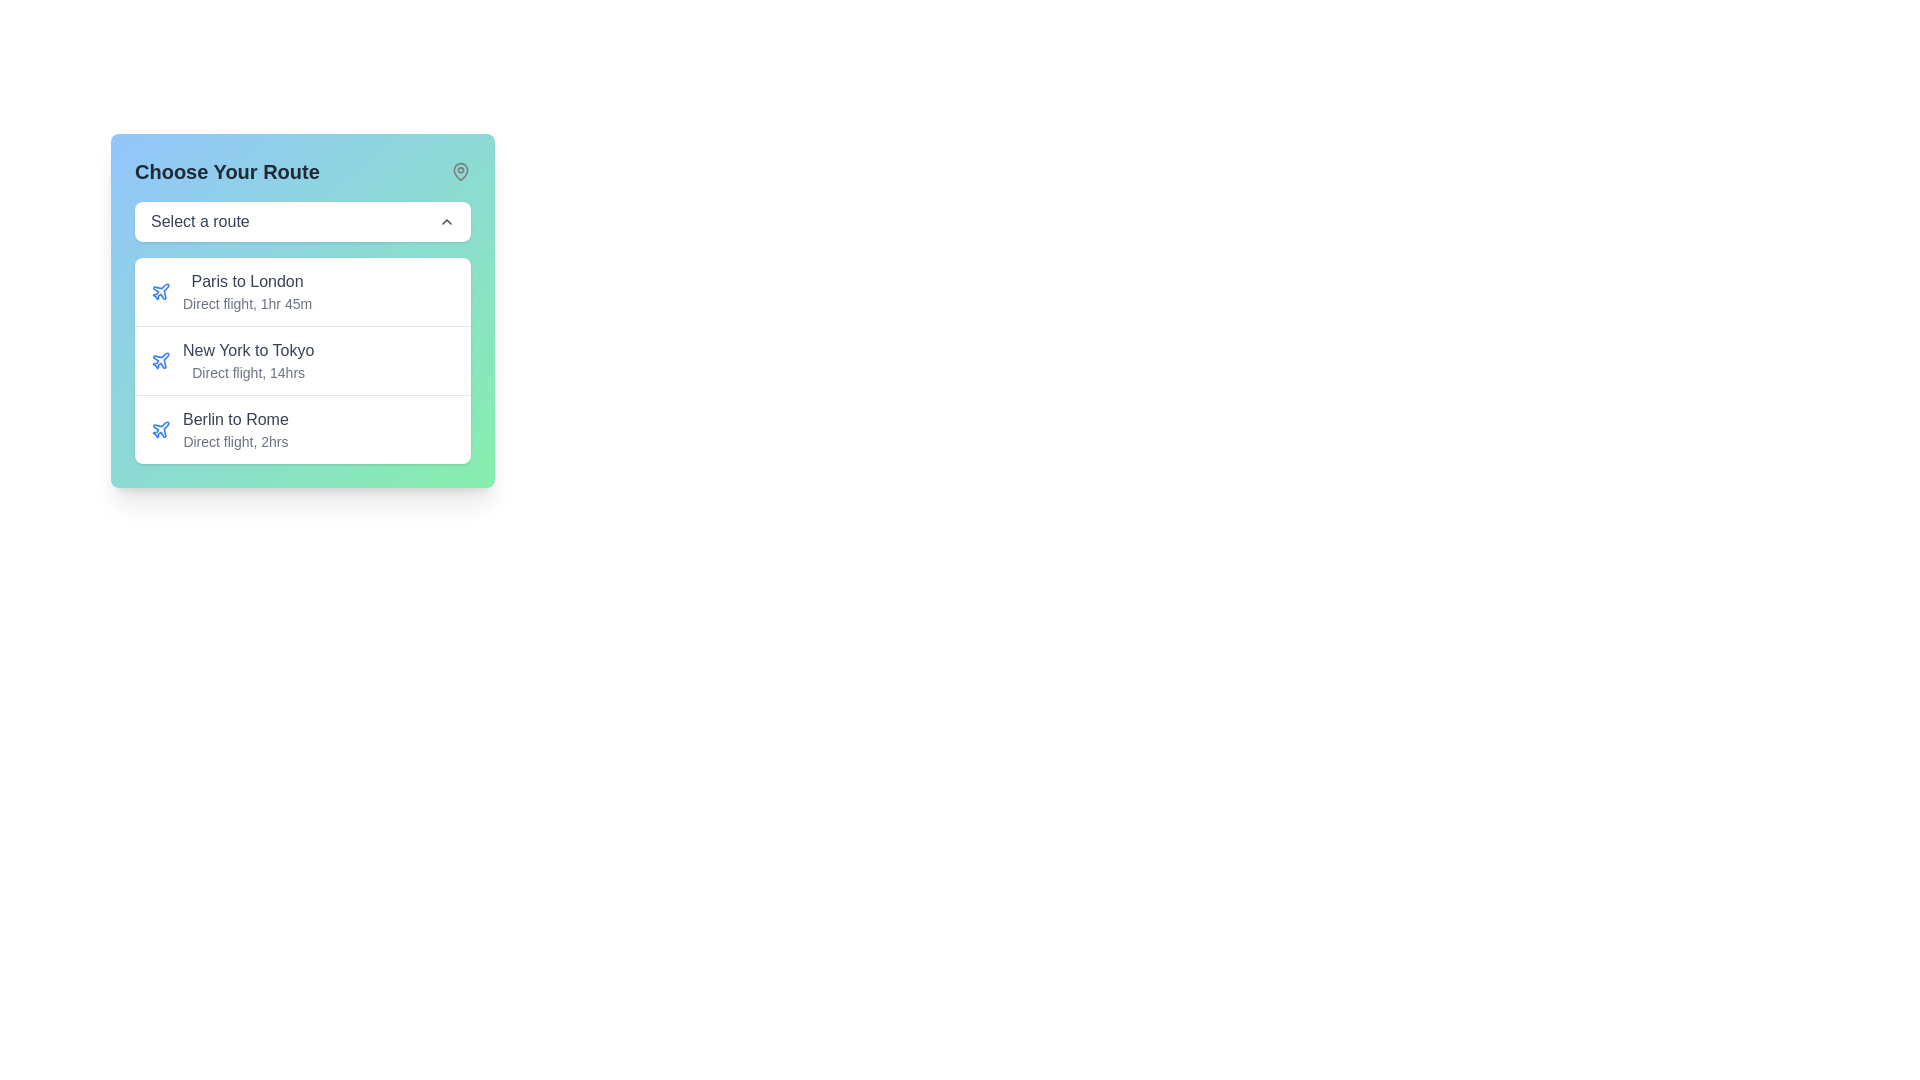  Describe the element at coordinates (161, 361) in the screenshot. I see `the airplane icon representing the flight route located to the left of the flight information text 'New York to Tokyo' in the dropdown interface` at that location.